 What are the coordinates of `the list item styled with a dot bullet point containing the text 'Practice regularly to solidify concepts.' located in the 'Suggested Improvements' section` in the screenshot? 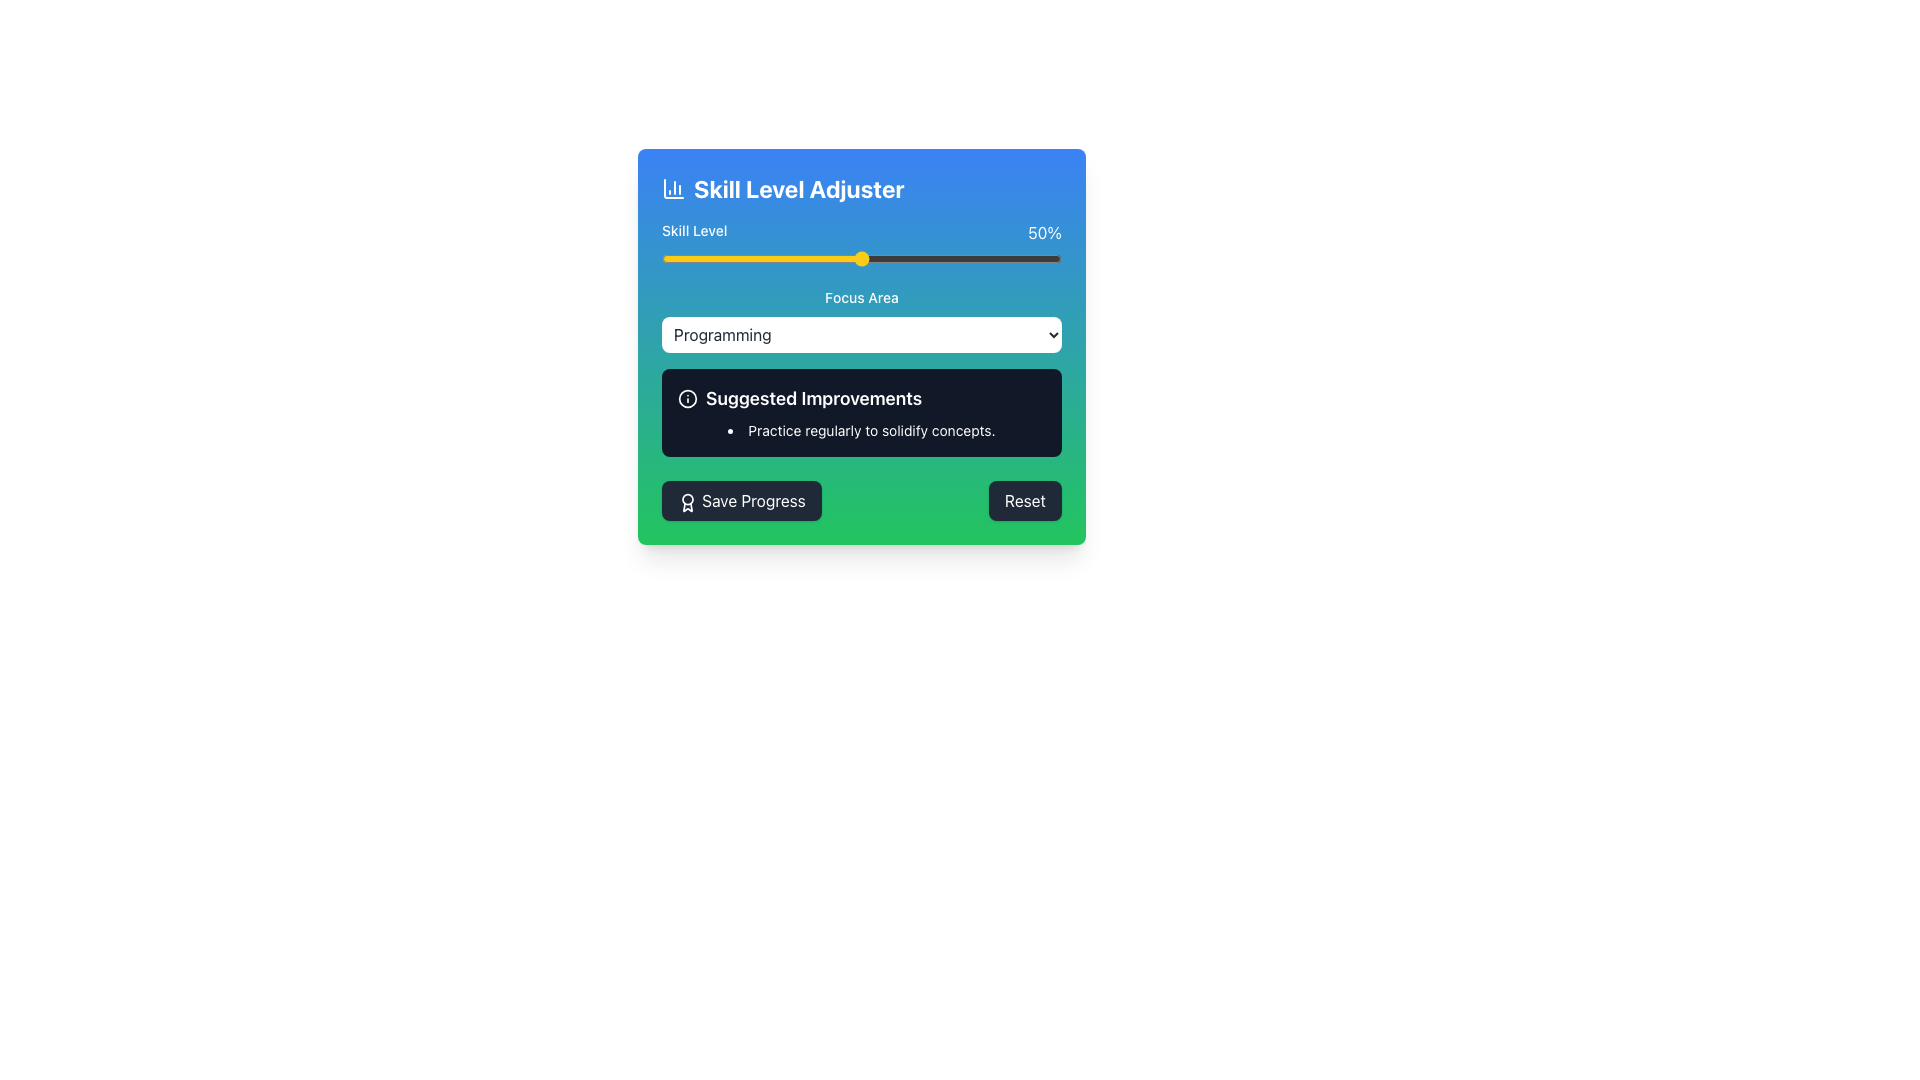 It's located at (862, 430).